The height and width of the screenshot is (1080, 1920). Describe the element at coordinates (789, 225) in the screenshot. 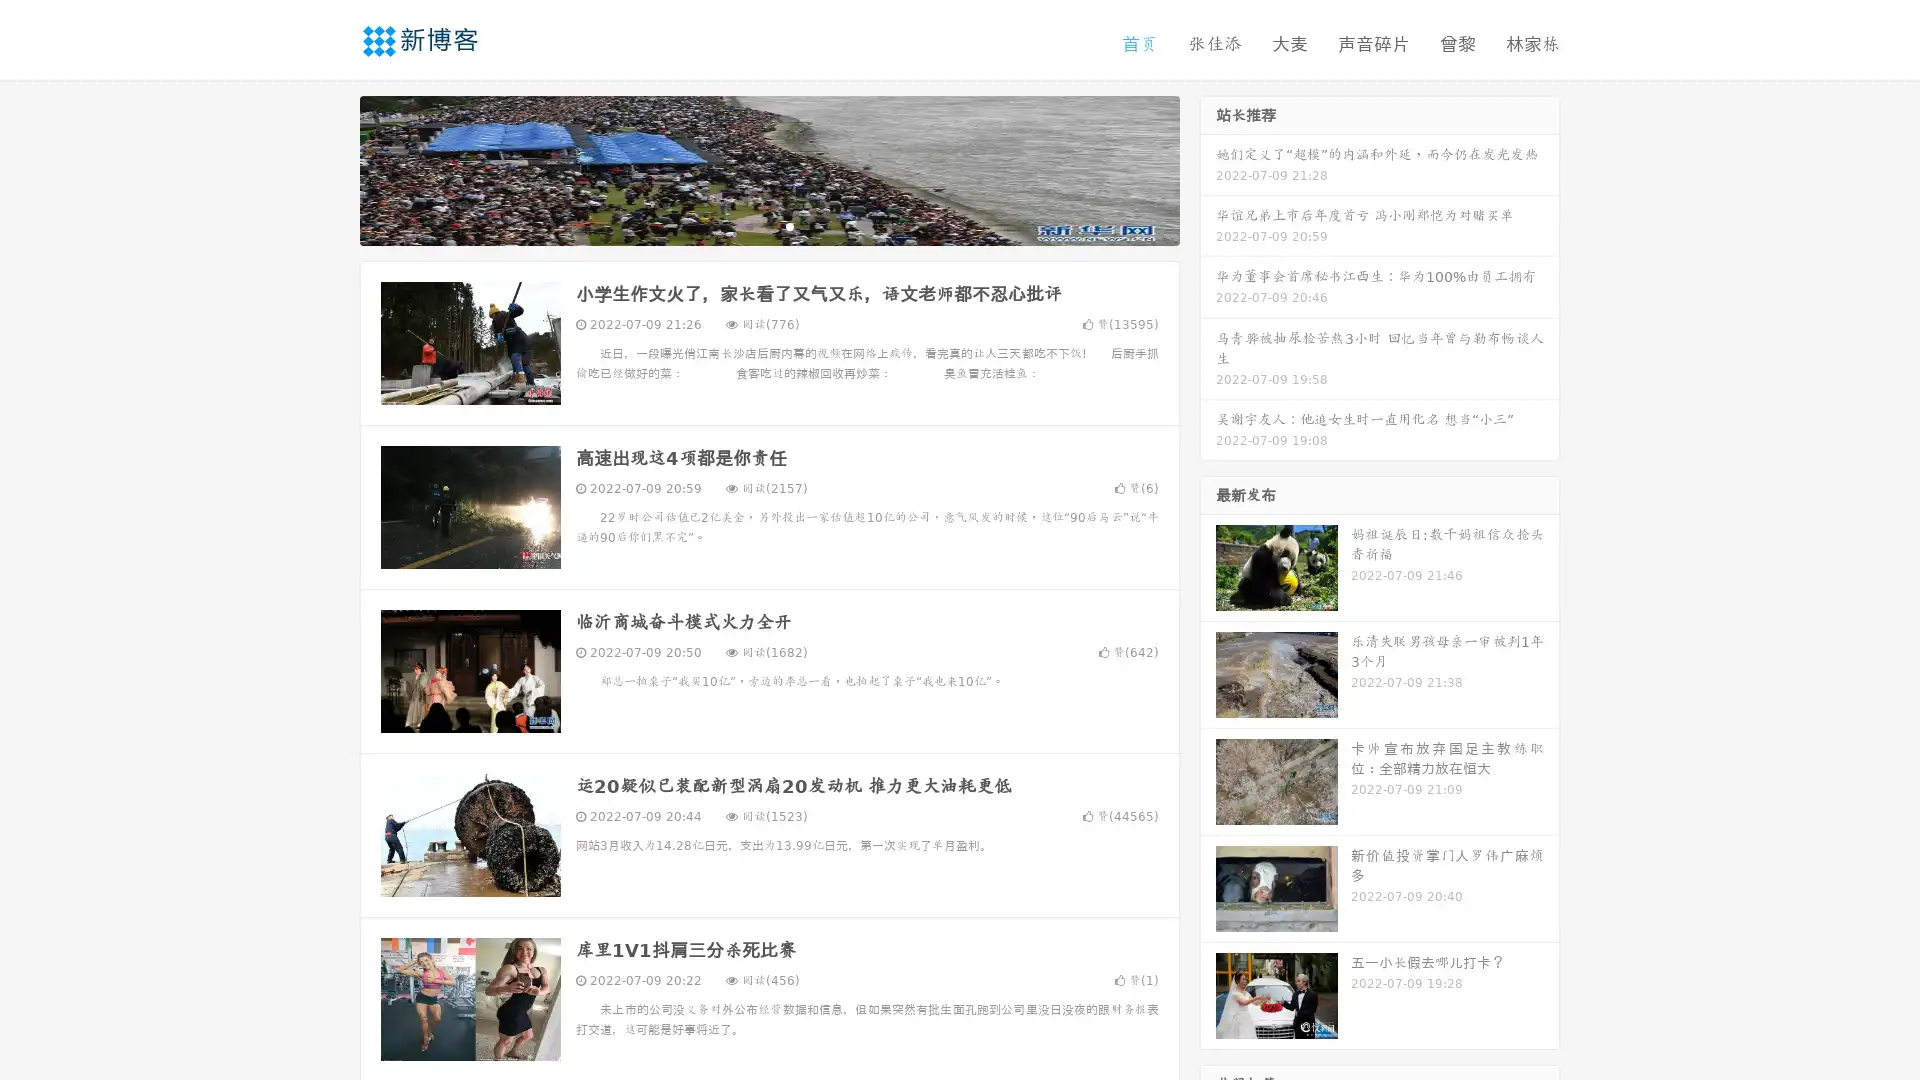

I see `Go to slide 3` at that location.